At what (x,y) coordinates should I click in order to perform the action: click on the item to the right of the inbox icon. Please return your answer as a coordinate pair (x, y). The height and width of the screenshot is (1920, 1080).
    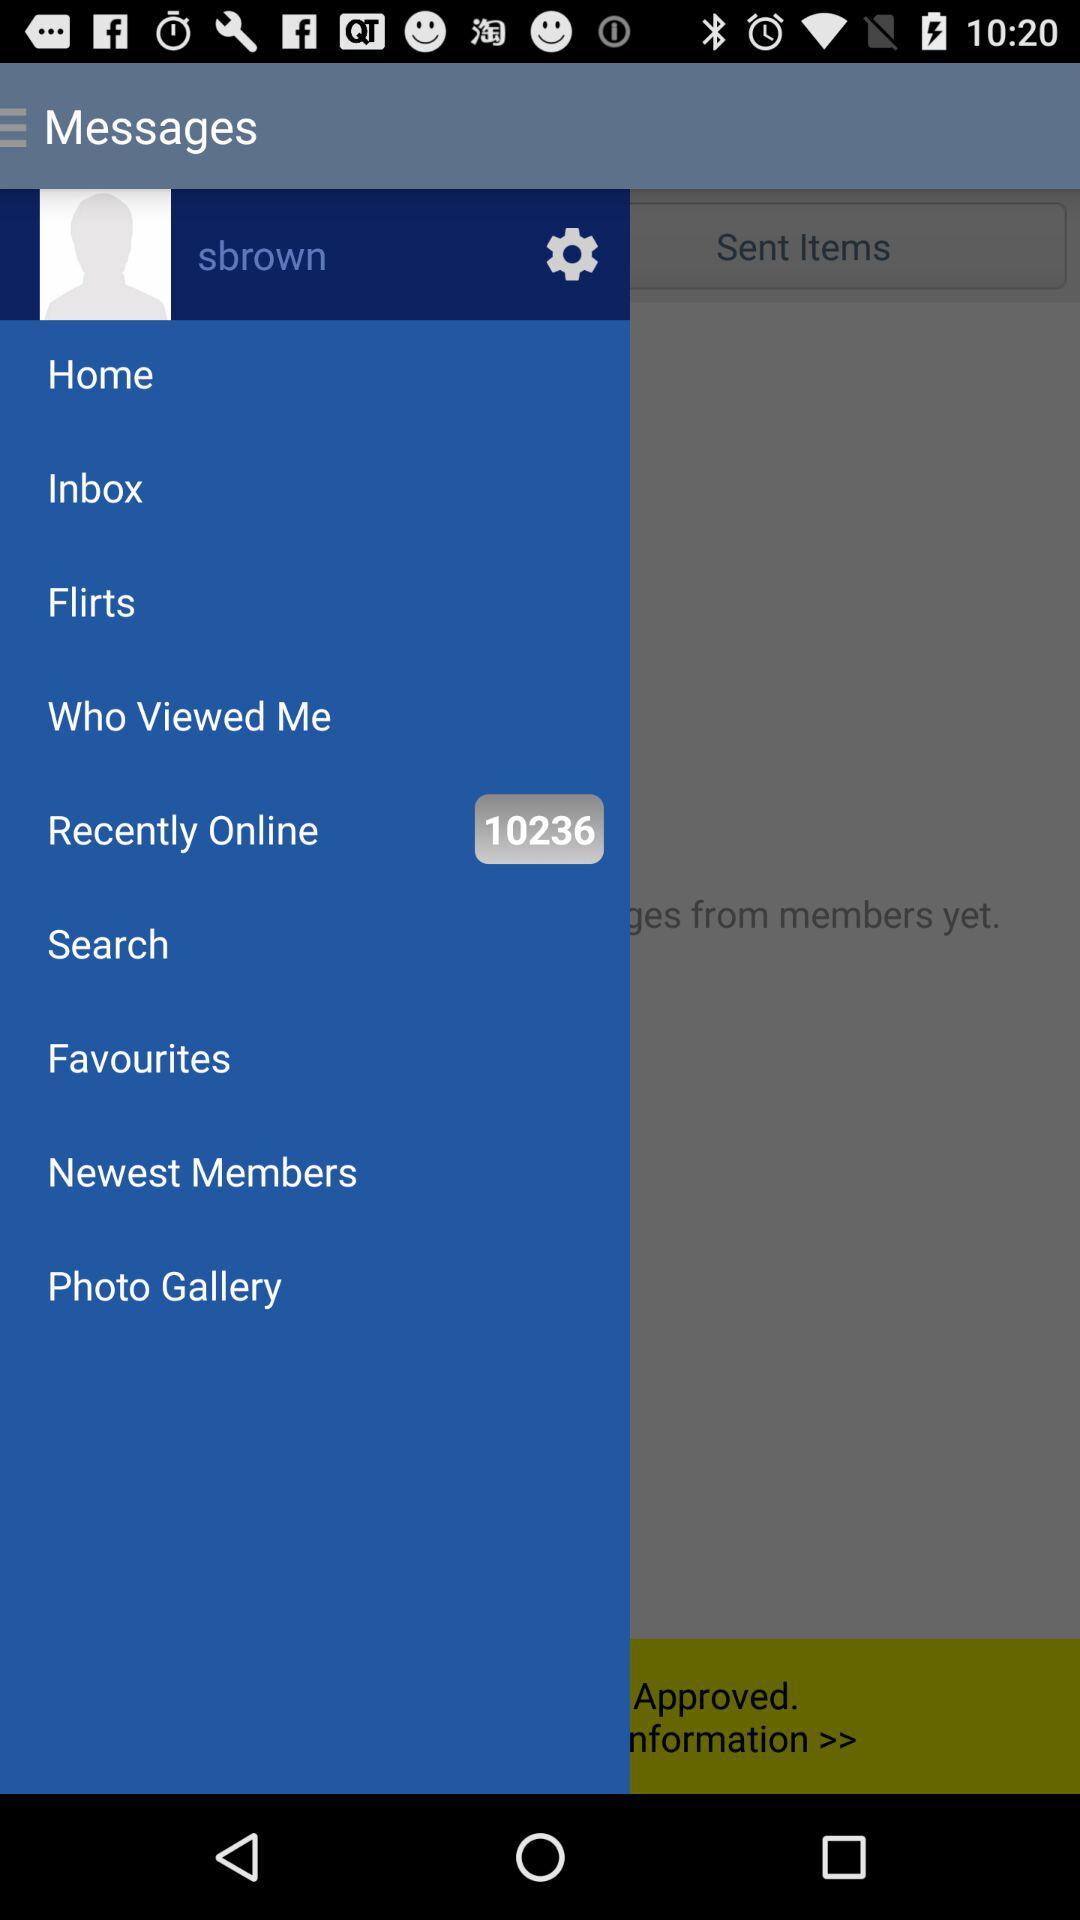
    Looking at the image, I should click on (802, 244).